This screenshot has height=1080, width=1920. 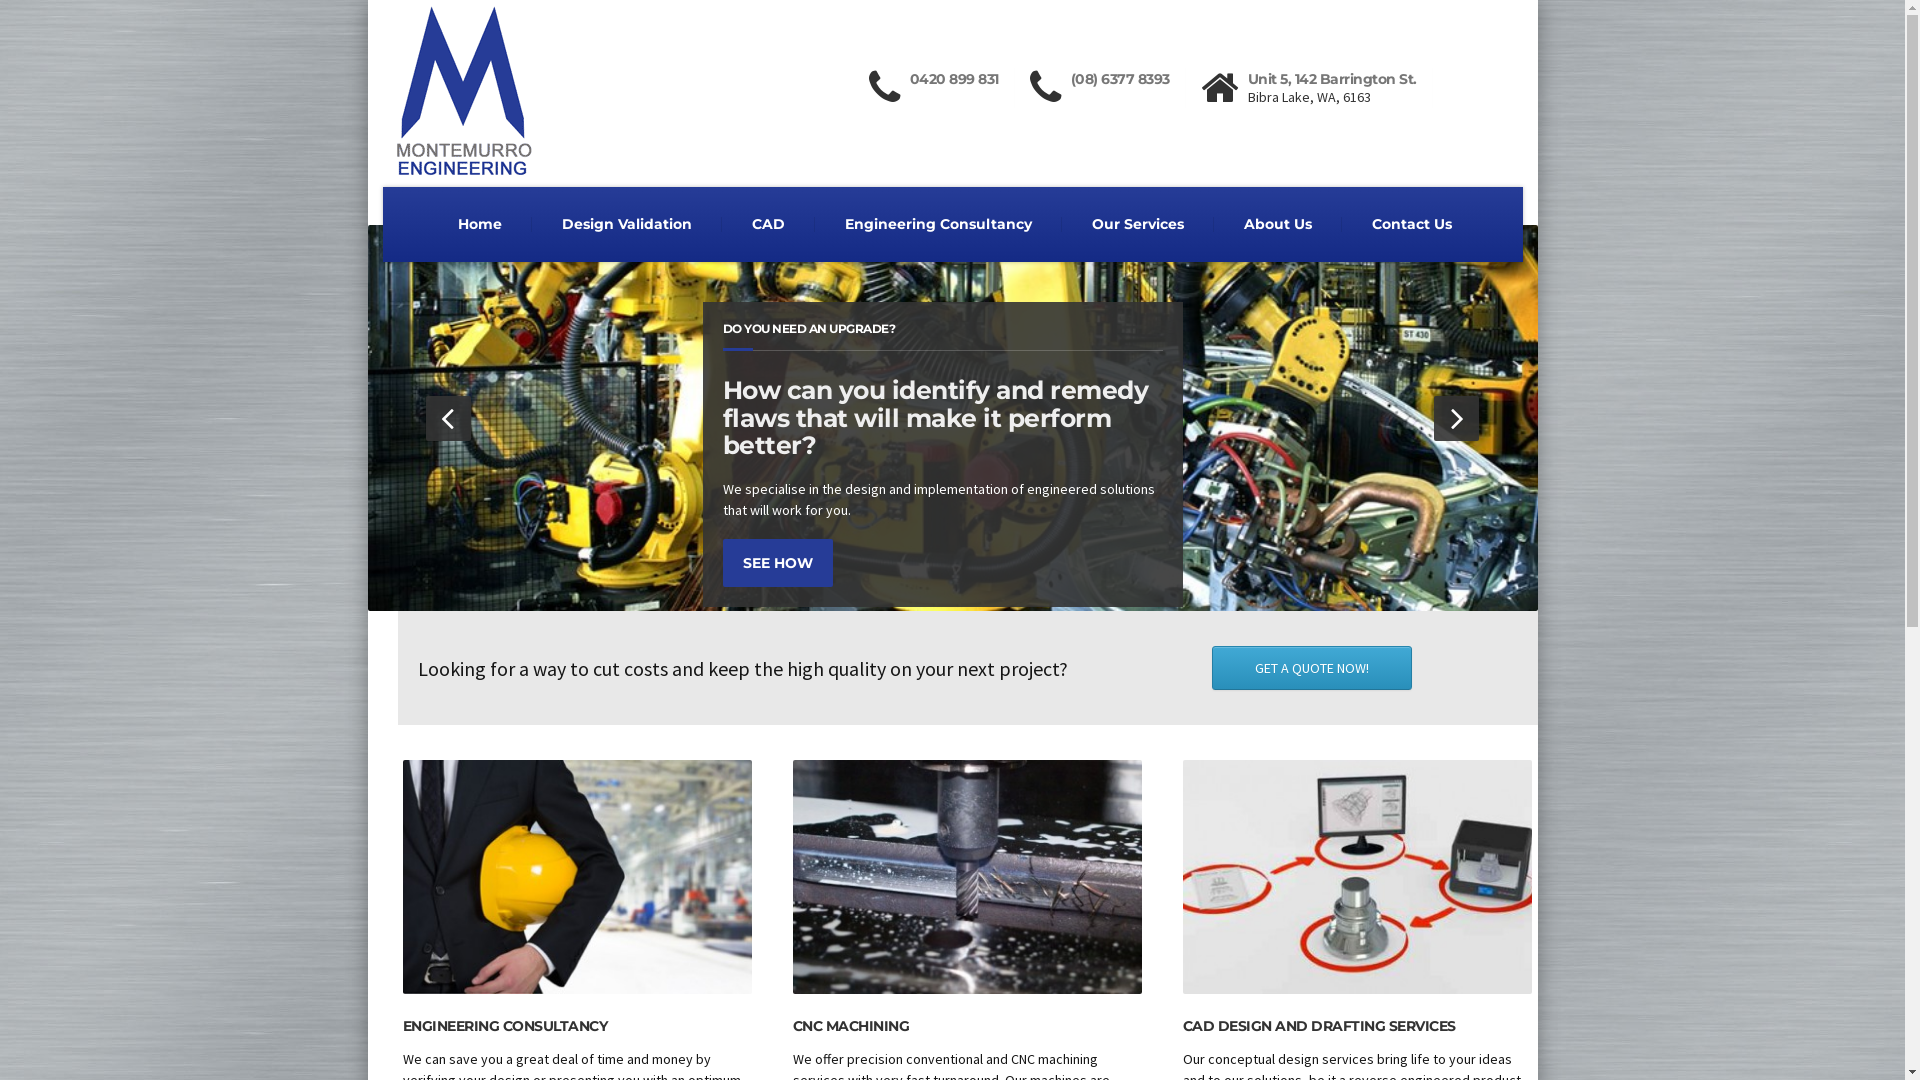 I want to click on 'Our Services', so click(x=1137, y=224).